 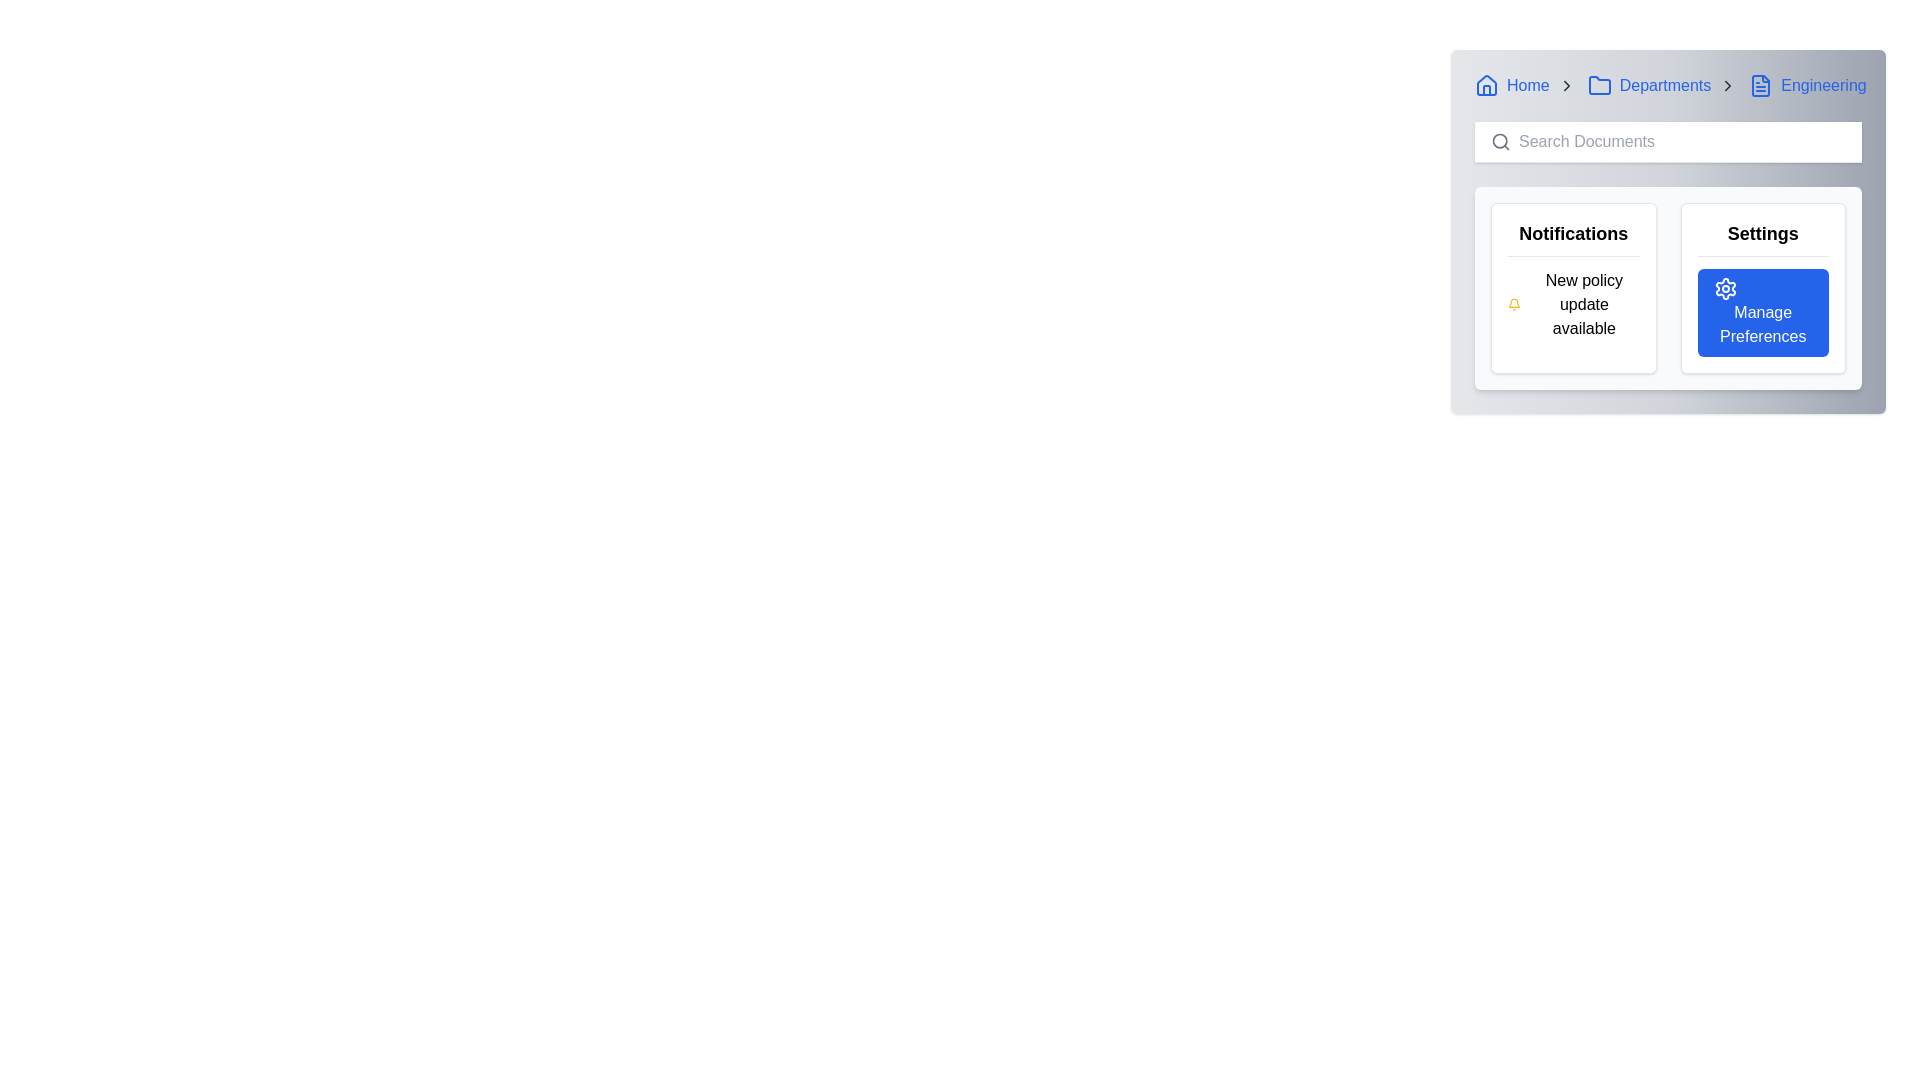 I want to click on the notifications icon, so click(x=1514, y=304).